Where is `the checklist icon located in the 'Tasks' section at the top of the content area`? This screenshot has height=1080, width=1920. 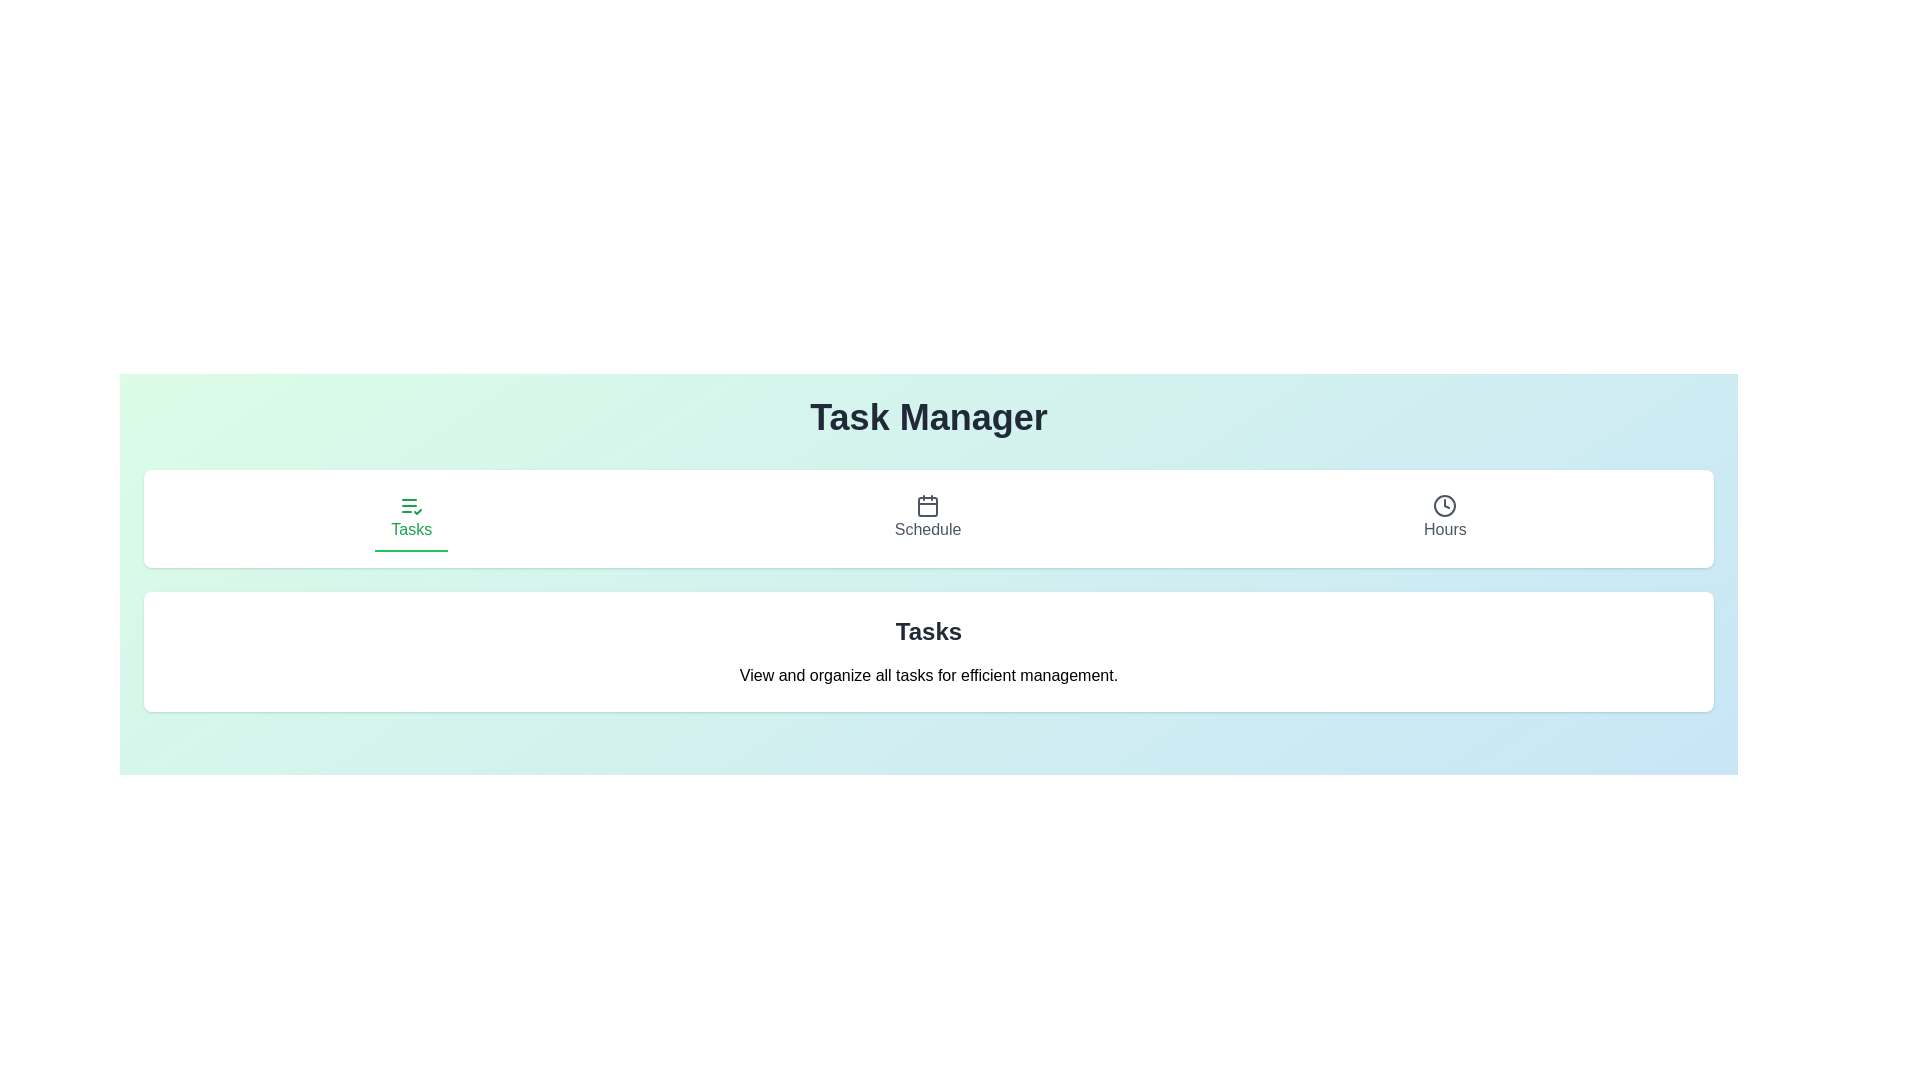
the checklist icon located in the 'Tasks' section at the top of the content area is located at coordinates (410, 504).